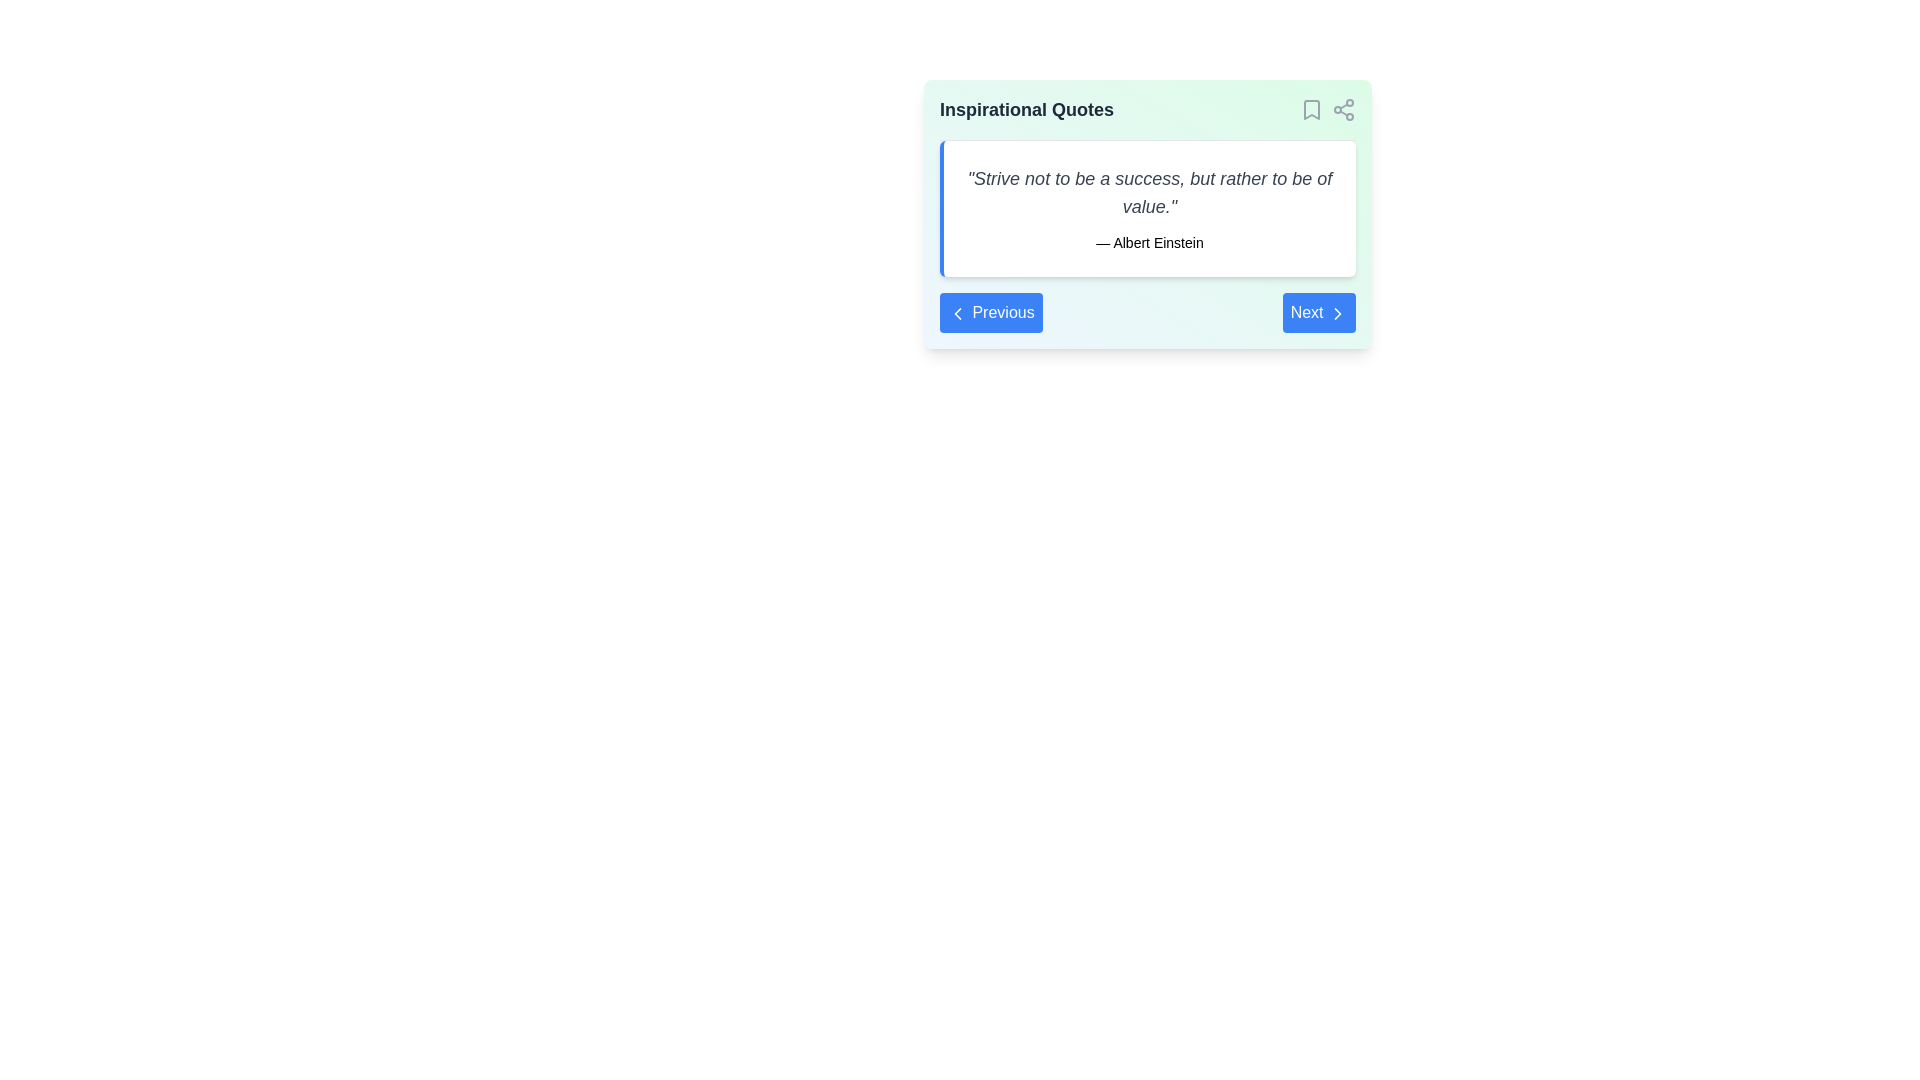  What do you see at coordinates (1328, 110) in the screenshot?
I see `the right icon in the icon group located in the top-right corner of the 'Inspirational Quotes' header to share content` at bounding box center [1328, 110].